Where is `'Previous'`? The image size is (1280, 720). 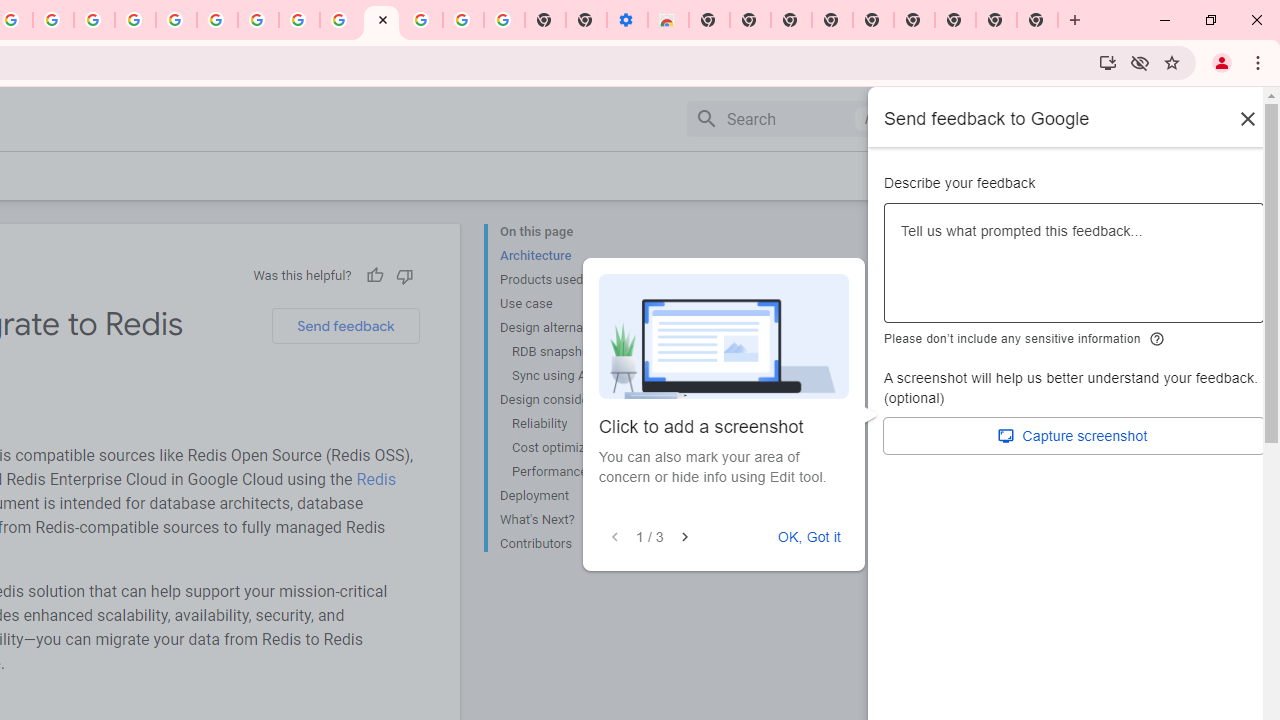
'Previous' is located at coordinates (614, 536).